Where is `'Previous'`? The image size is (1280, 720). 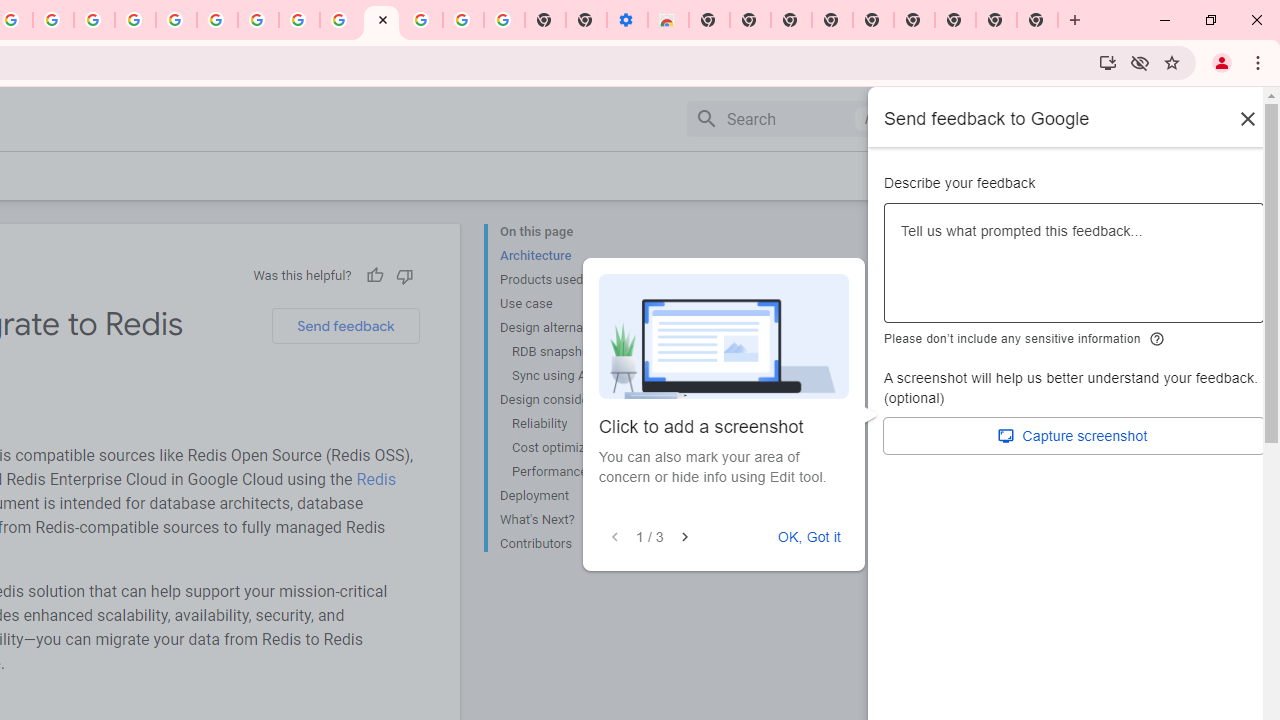
'Previous' is located at coordinates (614, 536).